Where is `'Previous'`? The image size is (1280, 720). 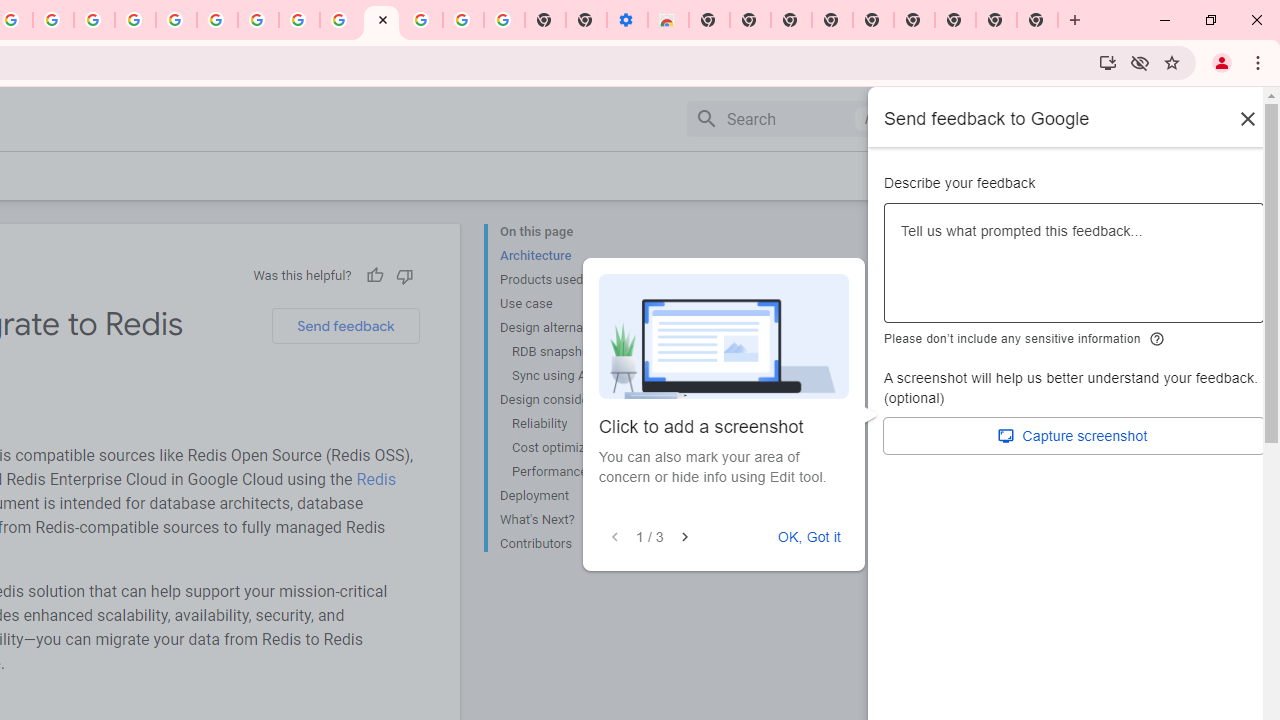
'Previous' is located at coordinates (614, 536).